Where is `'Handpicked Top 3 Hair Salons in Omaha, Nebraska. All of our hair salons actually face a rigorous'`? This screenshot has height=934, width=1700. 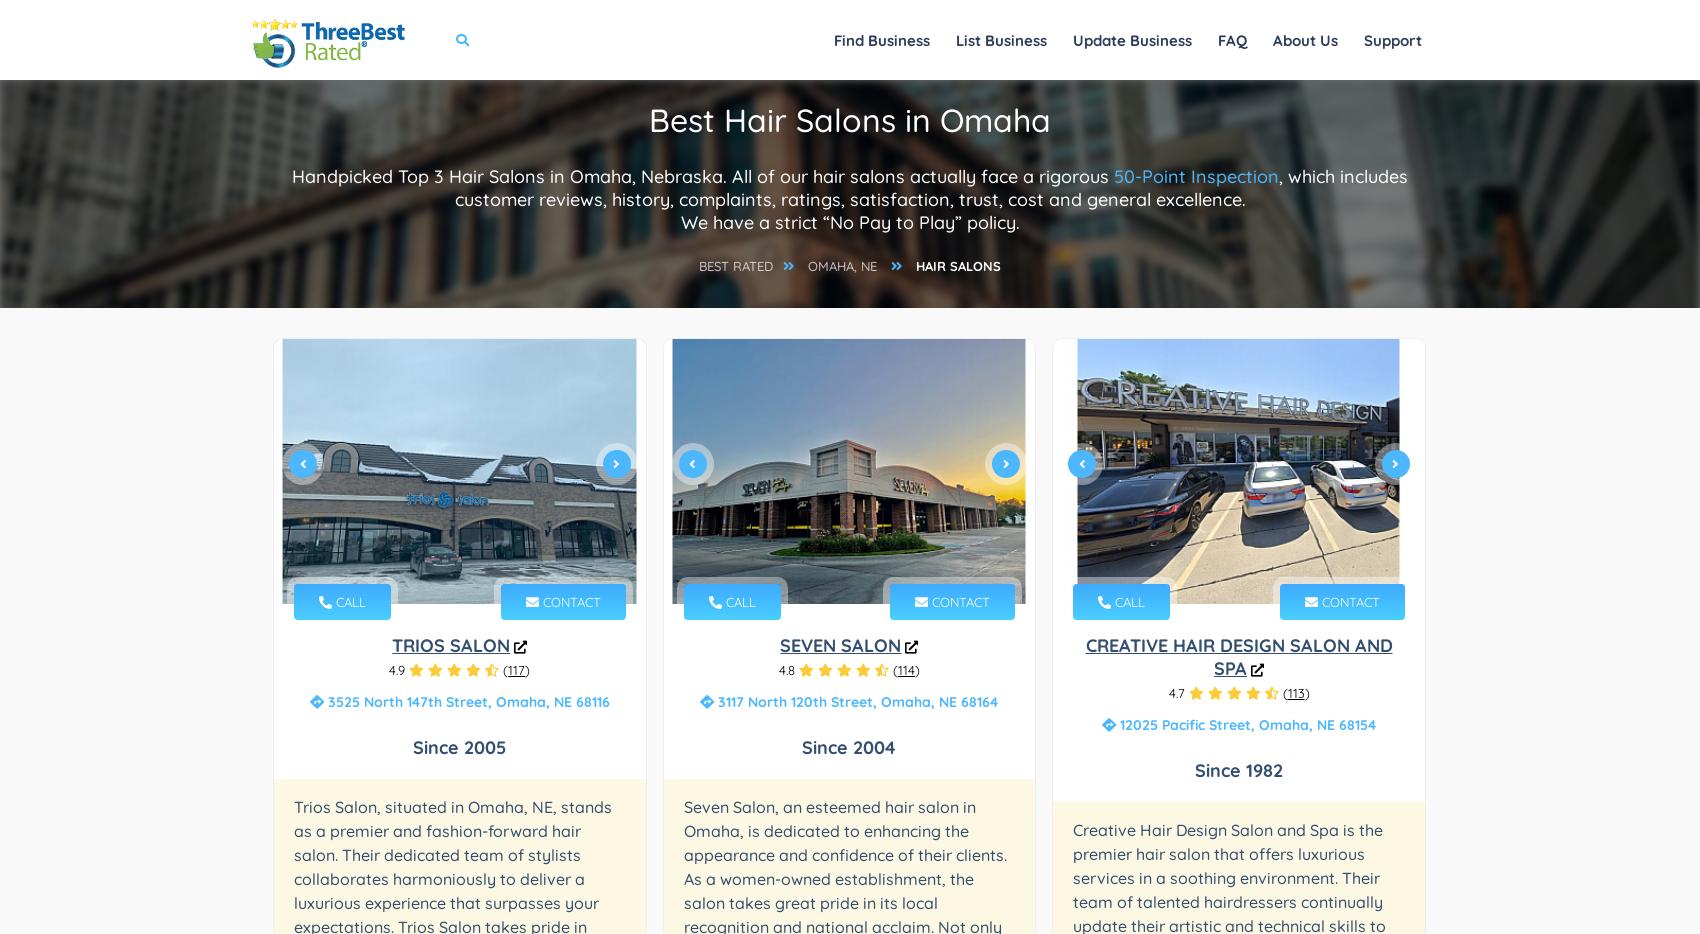 'Handpicked Top 3 Hair Salons in Omaha, Nebraska. All of our hair salons actually face a rigorous' is located at coordinates (702, 176).